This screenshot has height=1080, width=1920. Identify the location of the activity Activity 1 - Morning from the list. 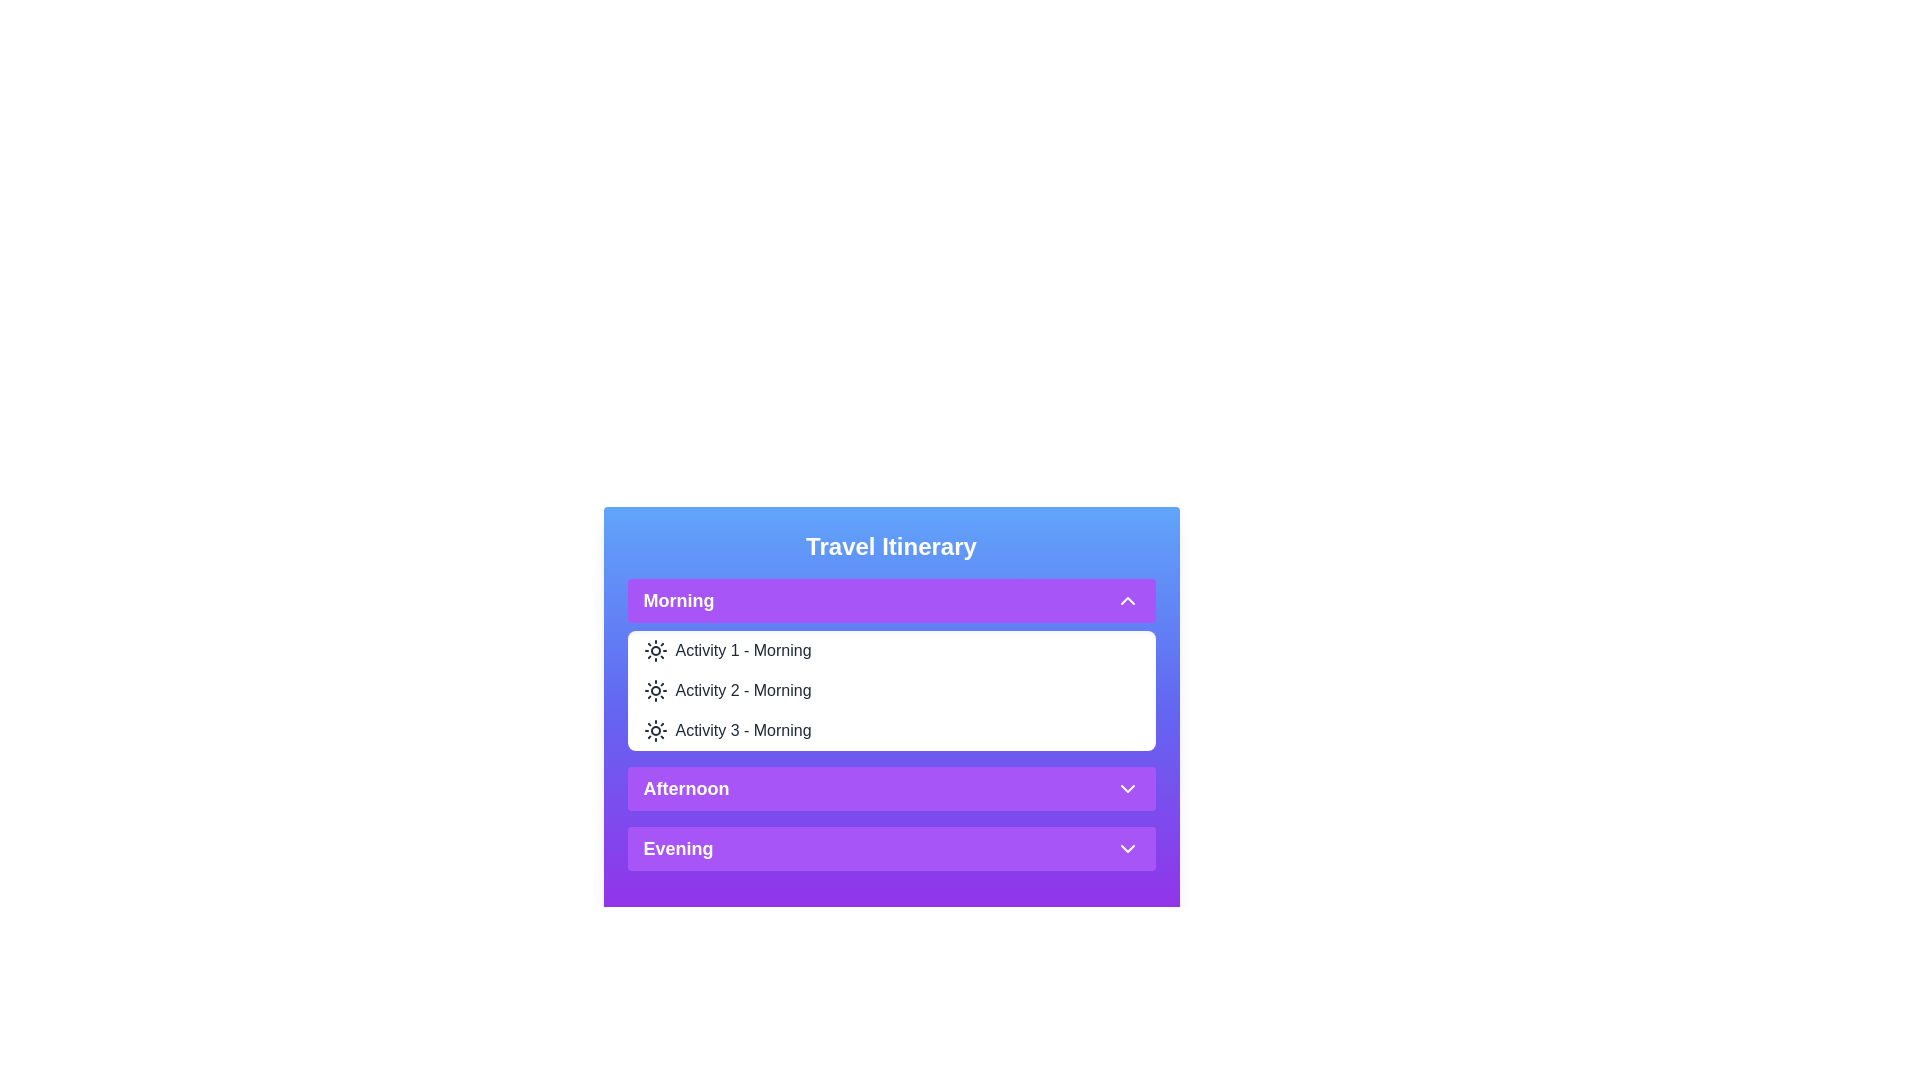
(742, 651).